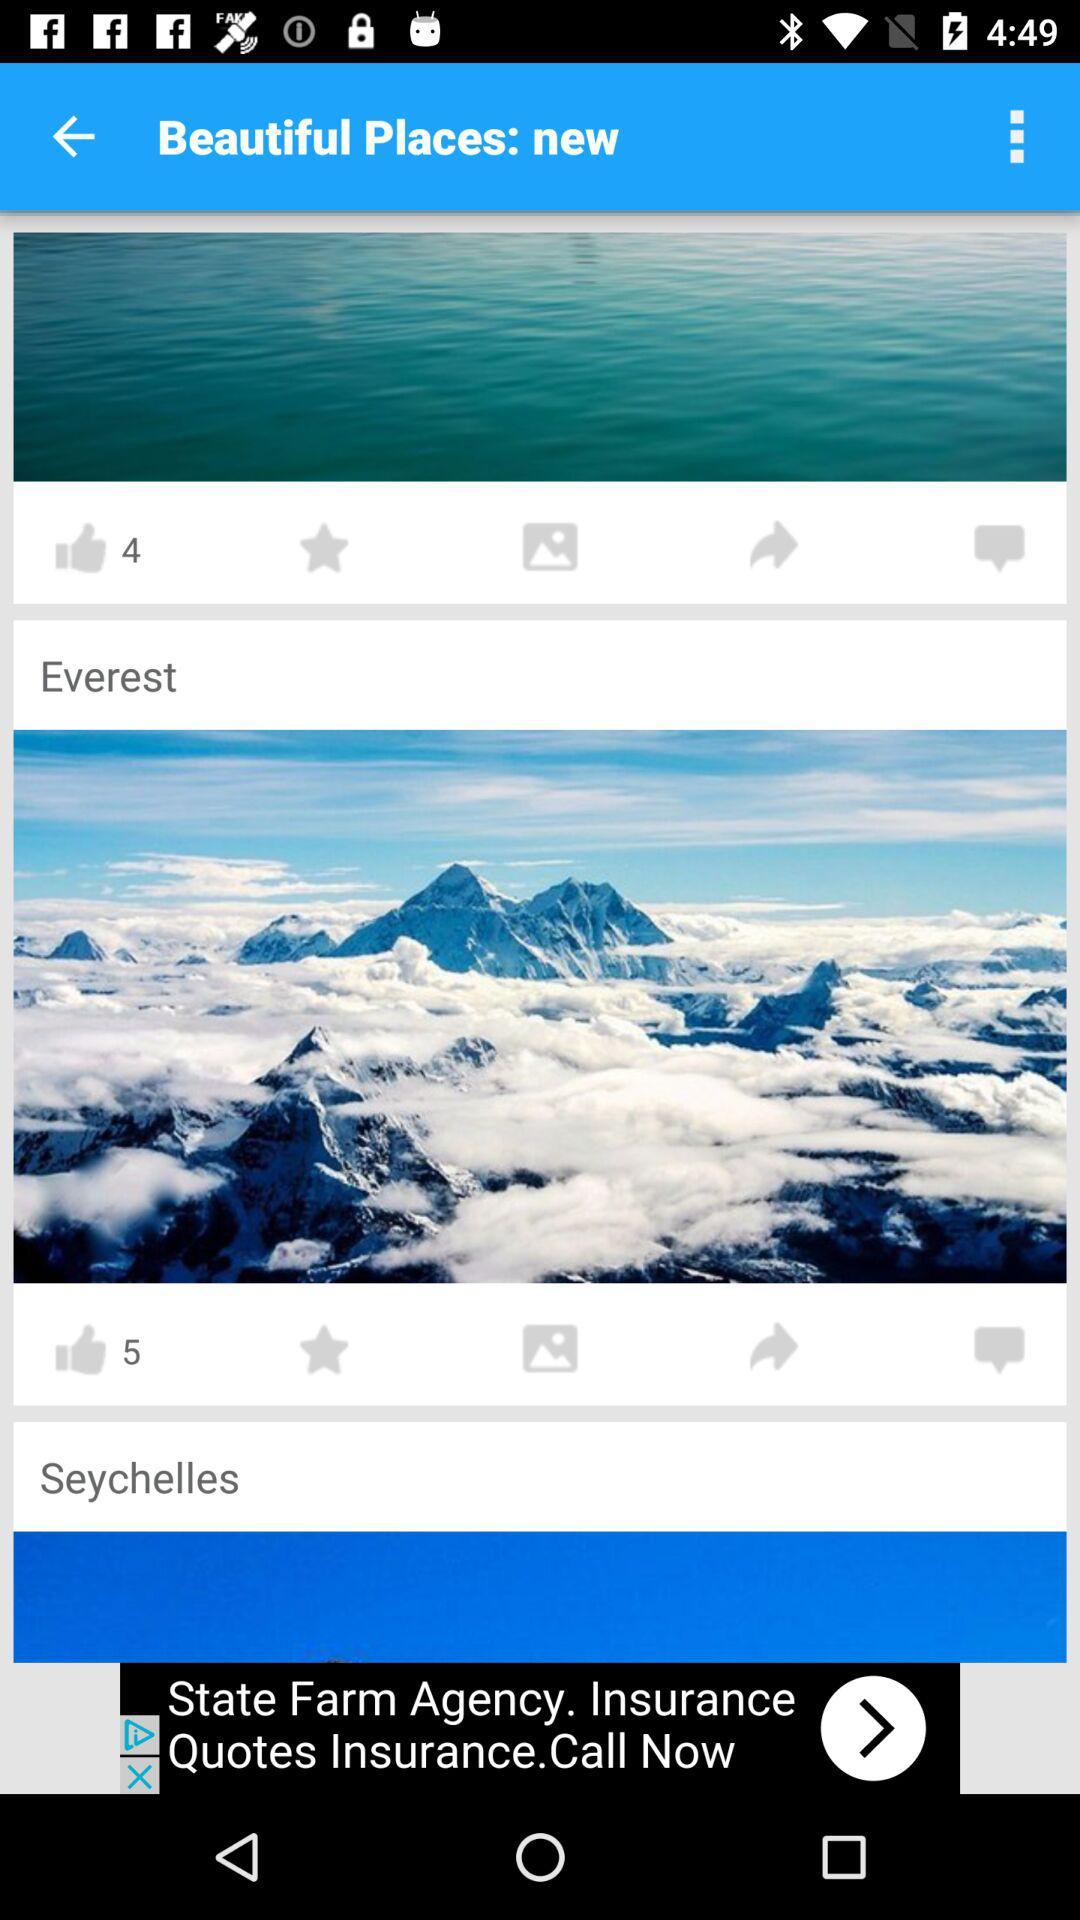  What do you see at coordinates (999, 548) in the screenshot?
I see `message button` at bounding box center [999, 548].